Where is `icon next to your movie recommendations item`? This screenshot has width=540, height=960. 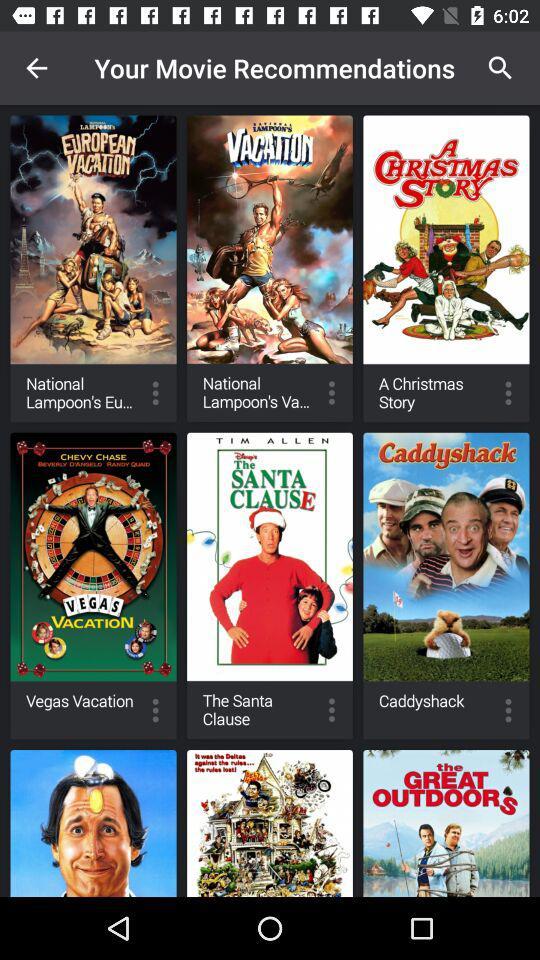 icon next to your movie recommendations item is located at coordinates (36, 68).